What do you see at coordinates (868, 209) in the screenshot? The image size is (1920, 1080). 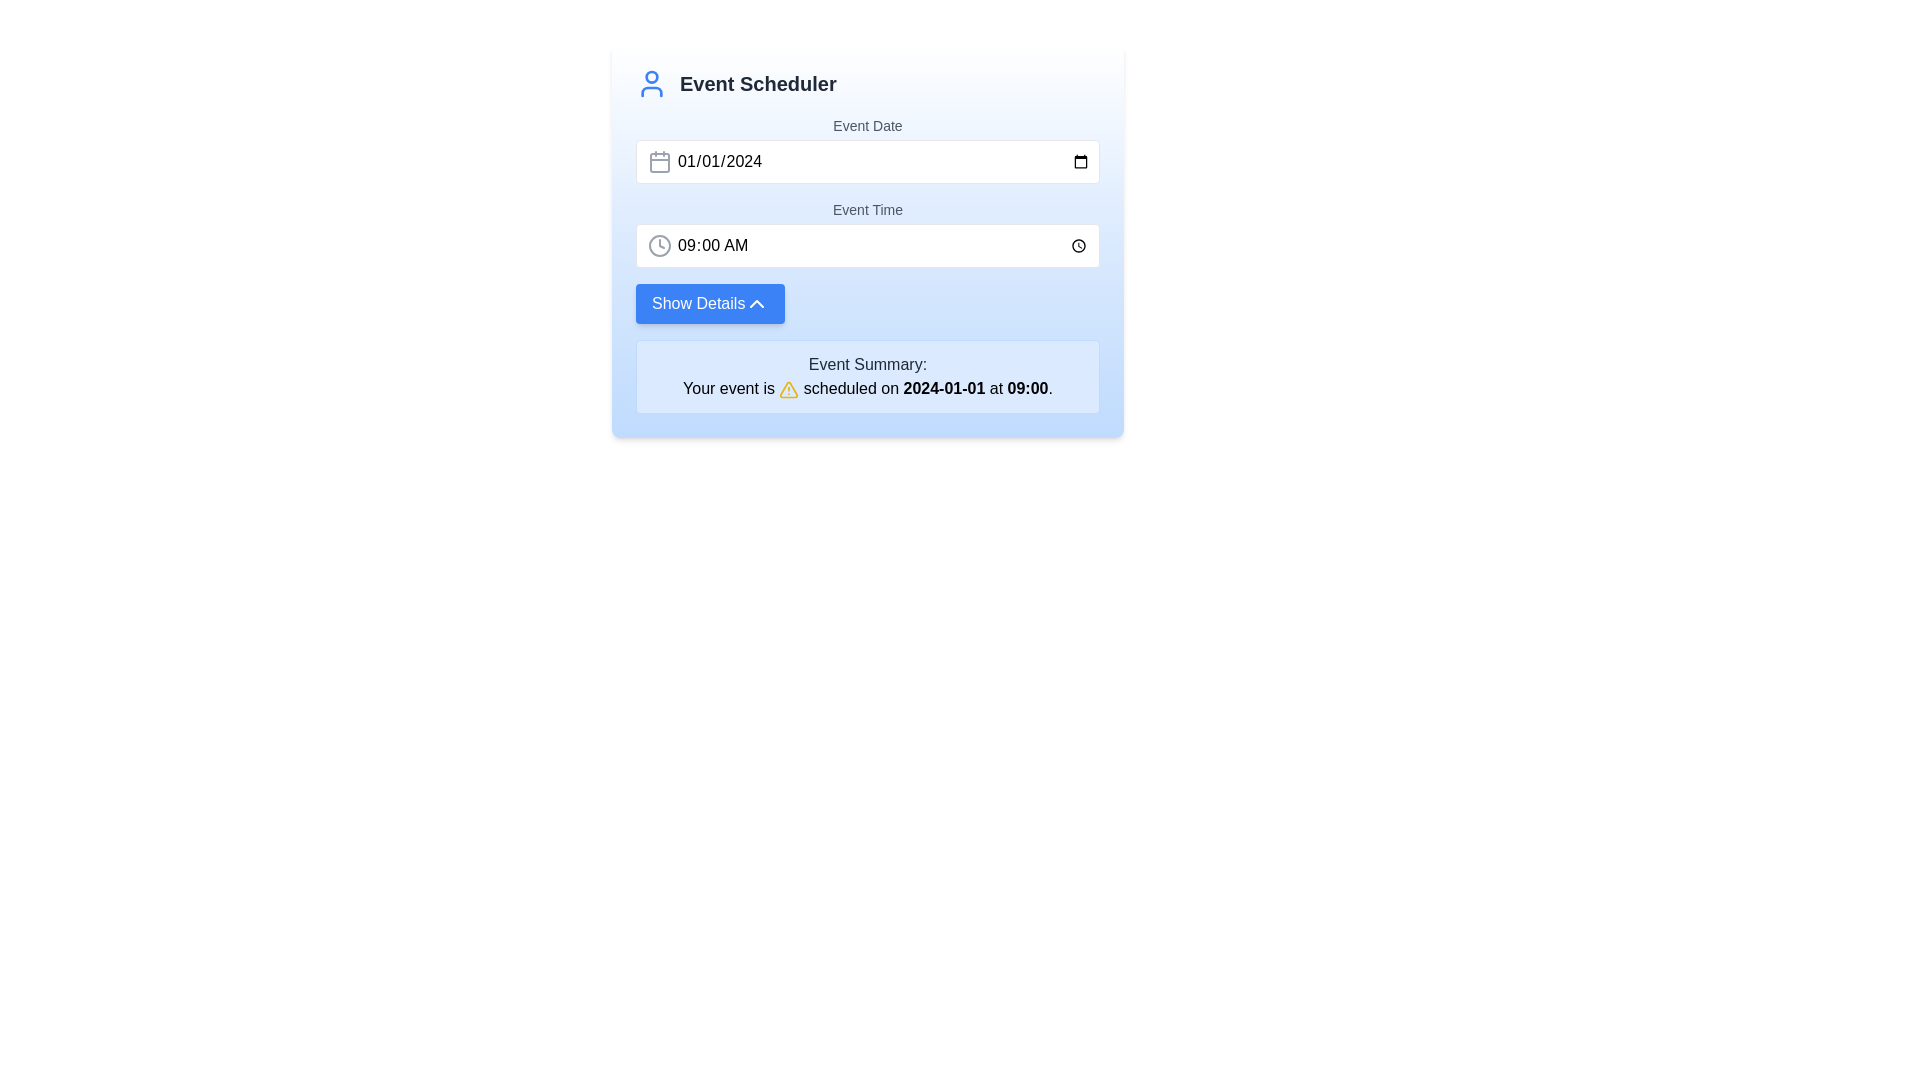 I see `the label that describes the event's time input field, which is centrally aligned beneath the 'Event Date' input field and above another input field with a clock icon` at bounding box center [868, 209].